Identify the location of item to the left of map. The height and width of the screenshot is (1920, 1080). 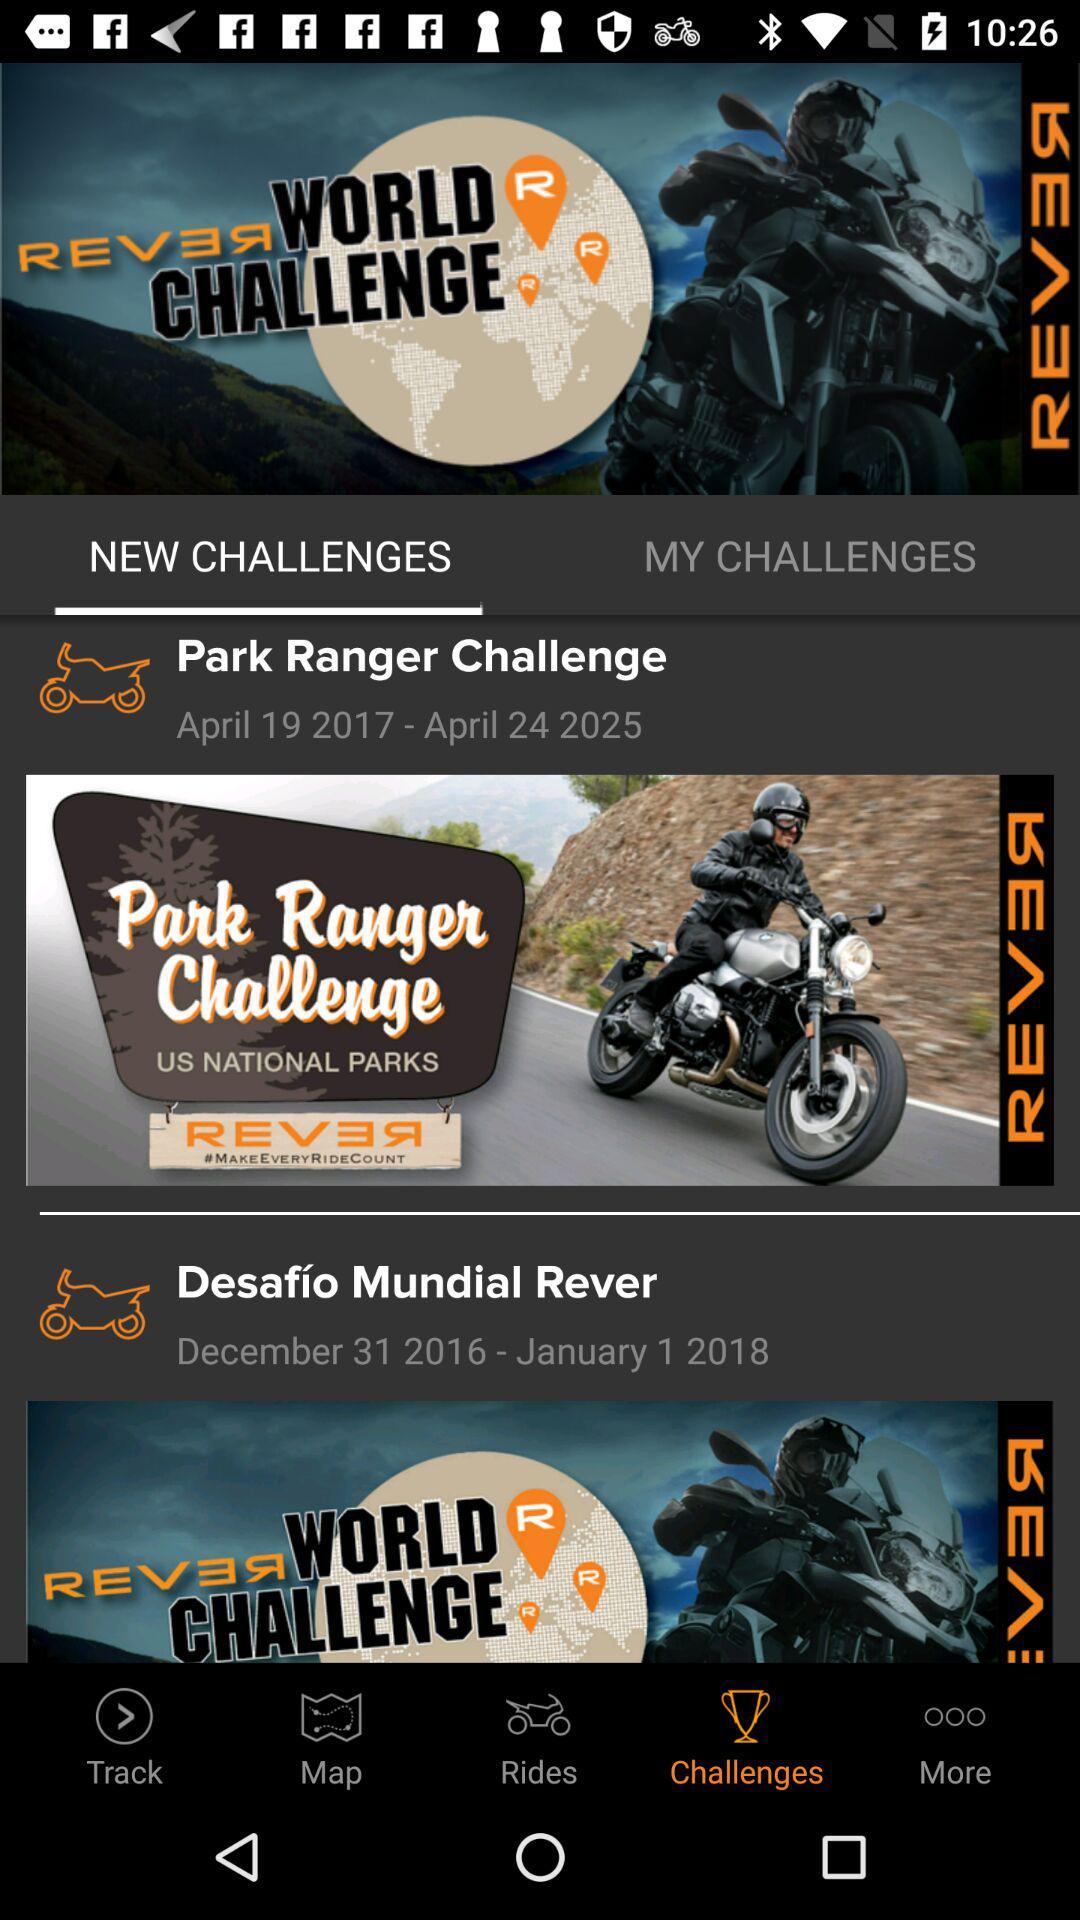
(124, 1731).